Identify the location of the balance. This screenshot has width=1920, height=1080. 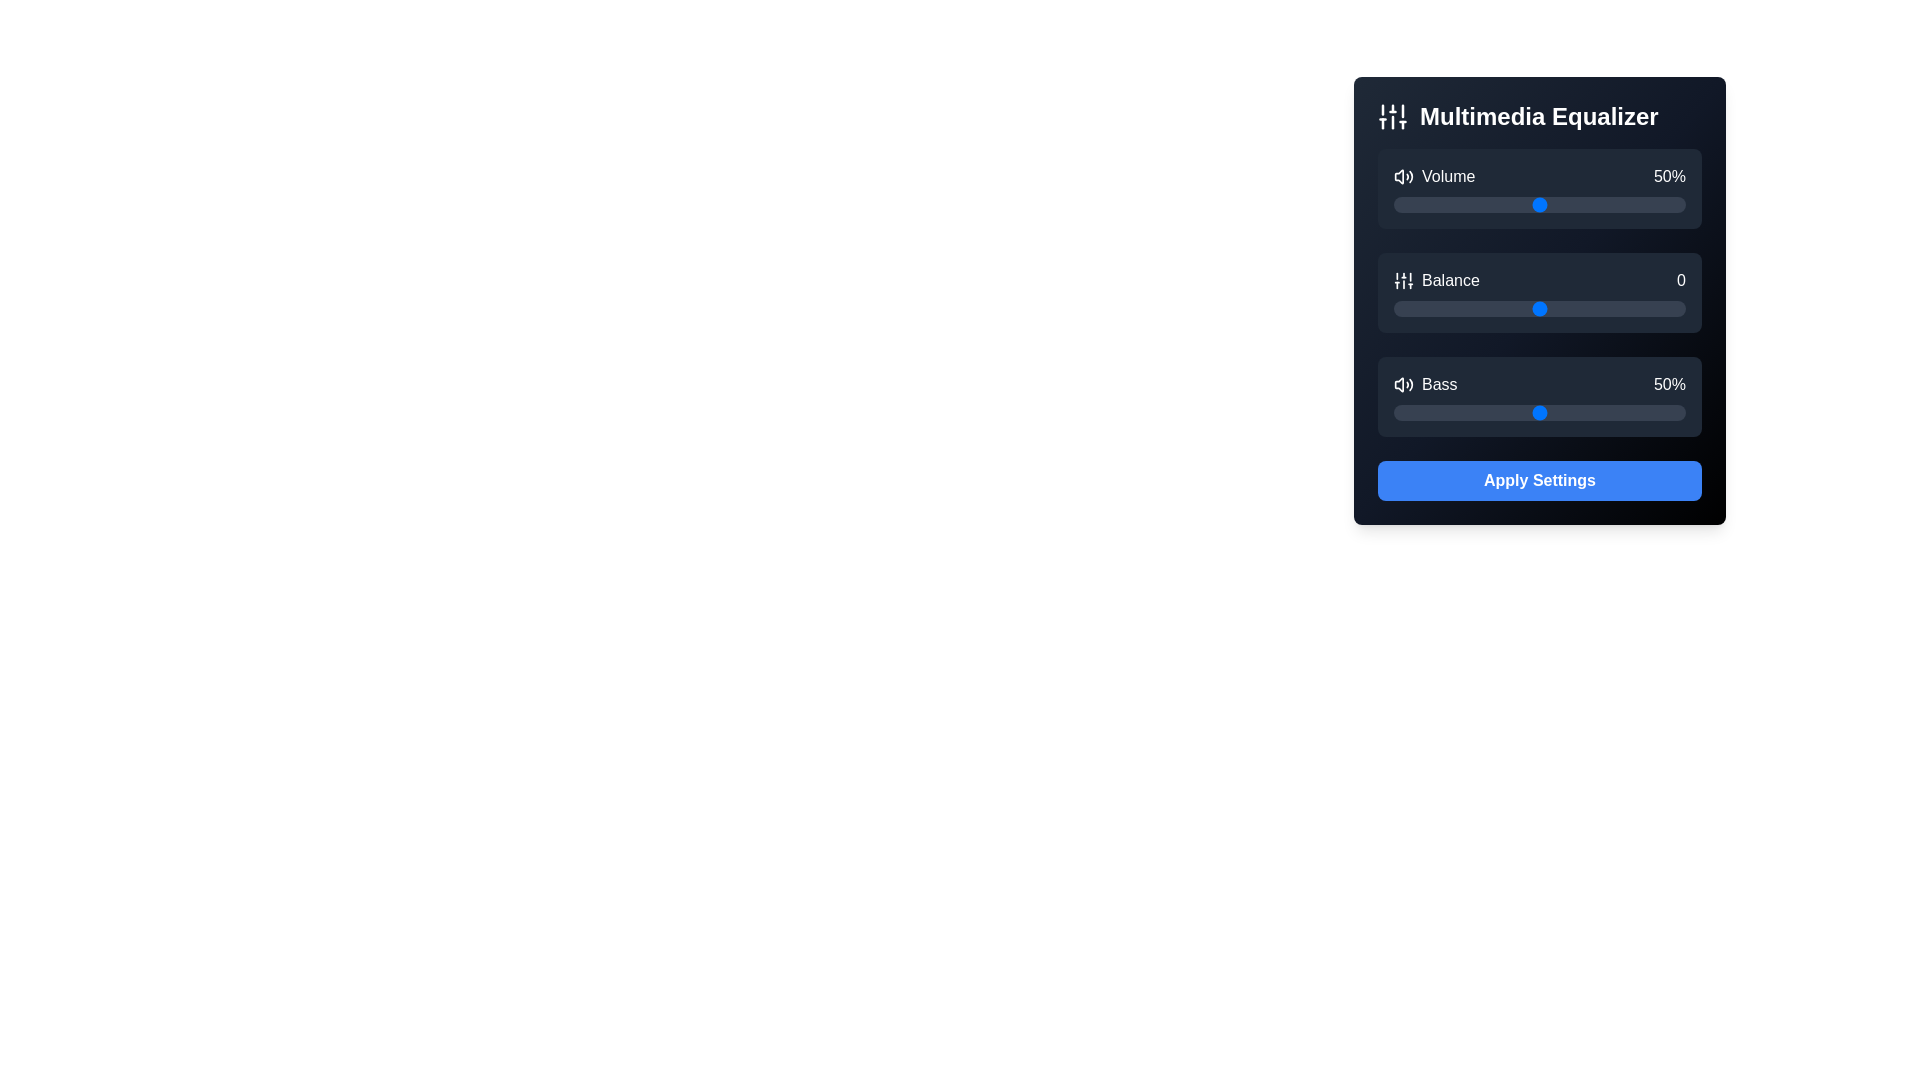
(1539, 308).